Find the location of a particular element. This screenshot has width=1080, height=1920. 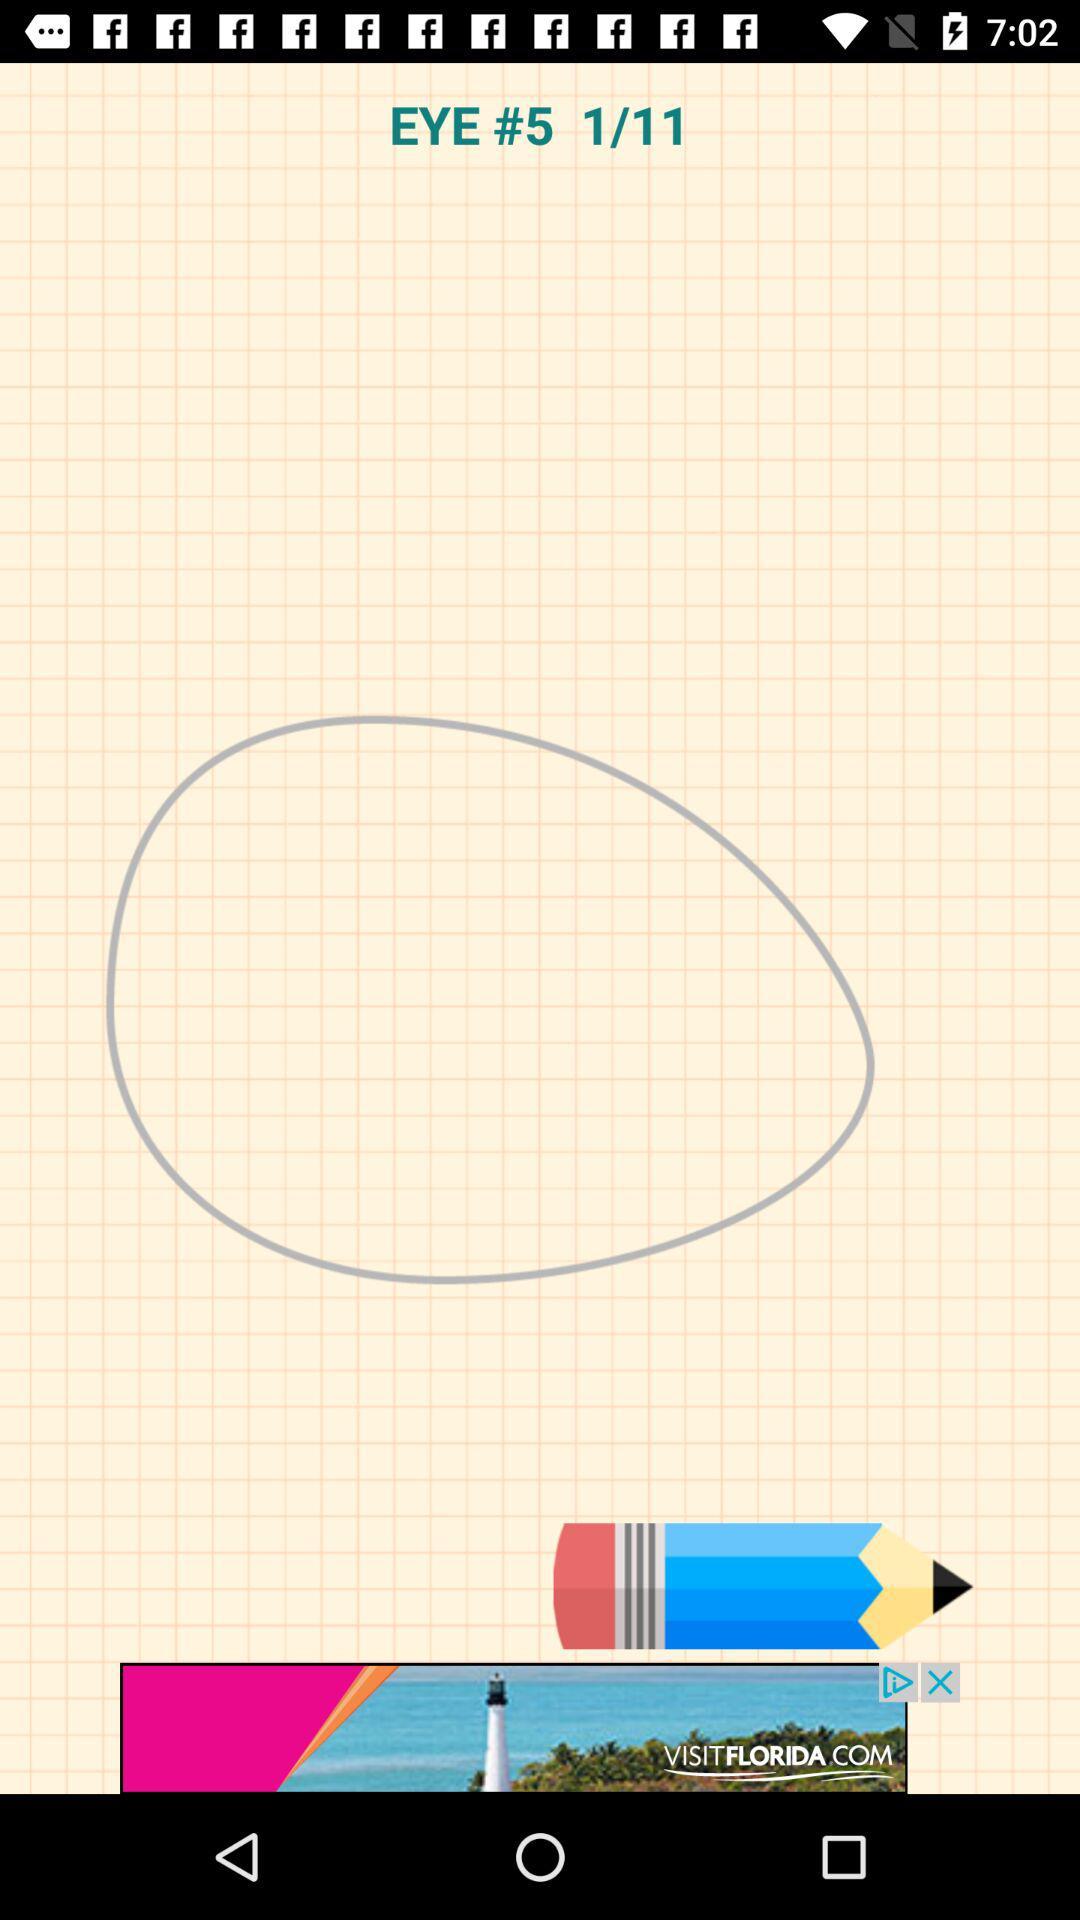

advertisement is located at coordinates (540, 1727).